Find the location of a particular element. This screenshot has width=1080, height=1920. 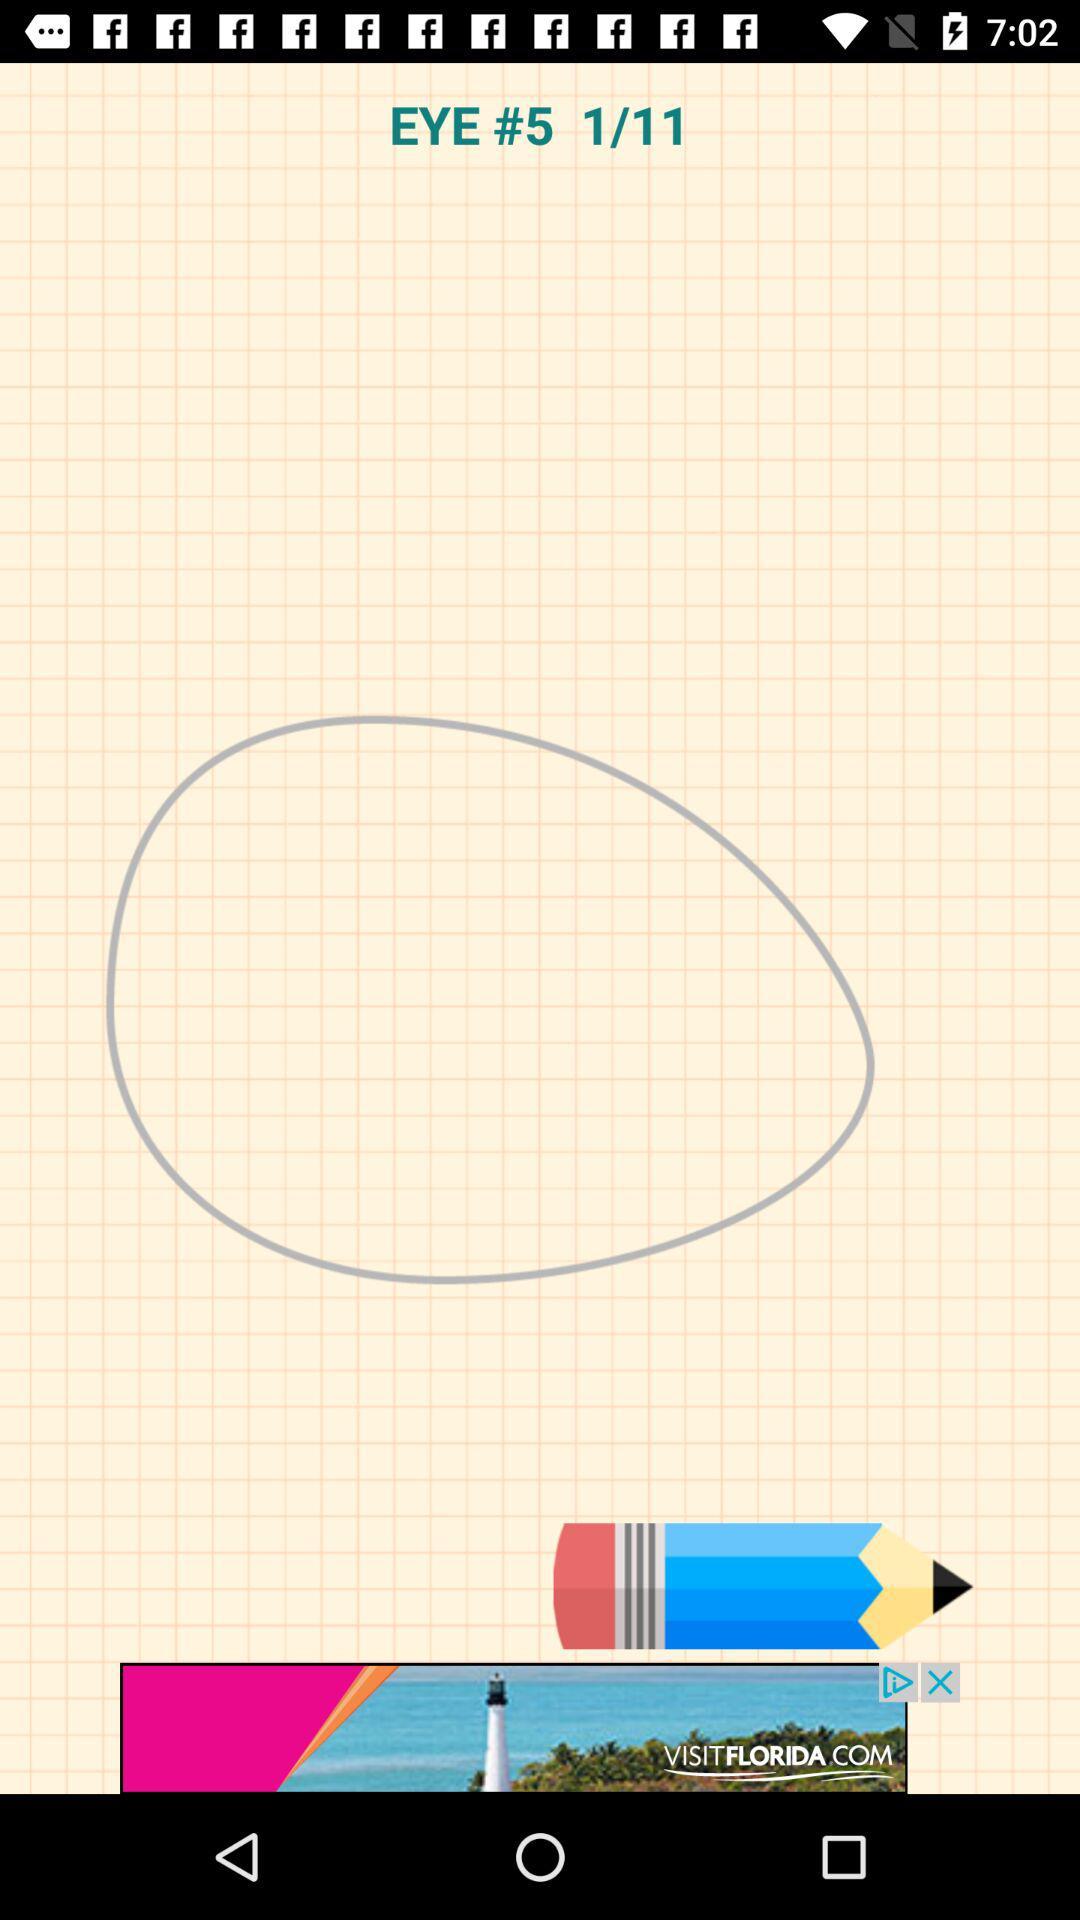

advertisement is located at coordinates (540, 1727).